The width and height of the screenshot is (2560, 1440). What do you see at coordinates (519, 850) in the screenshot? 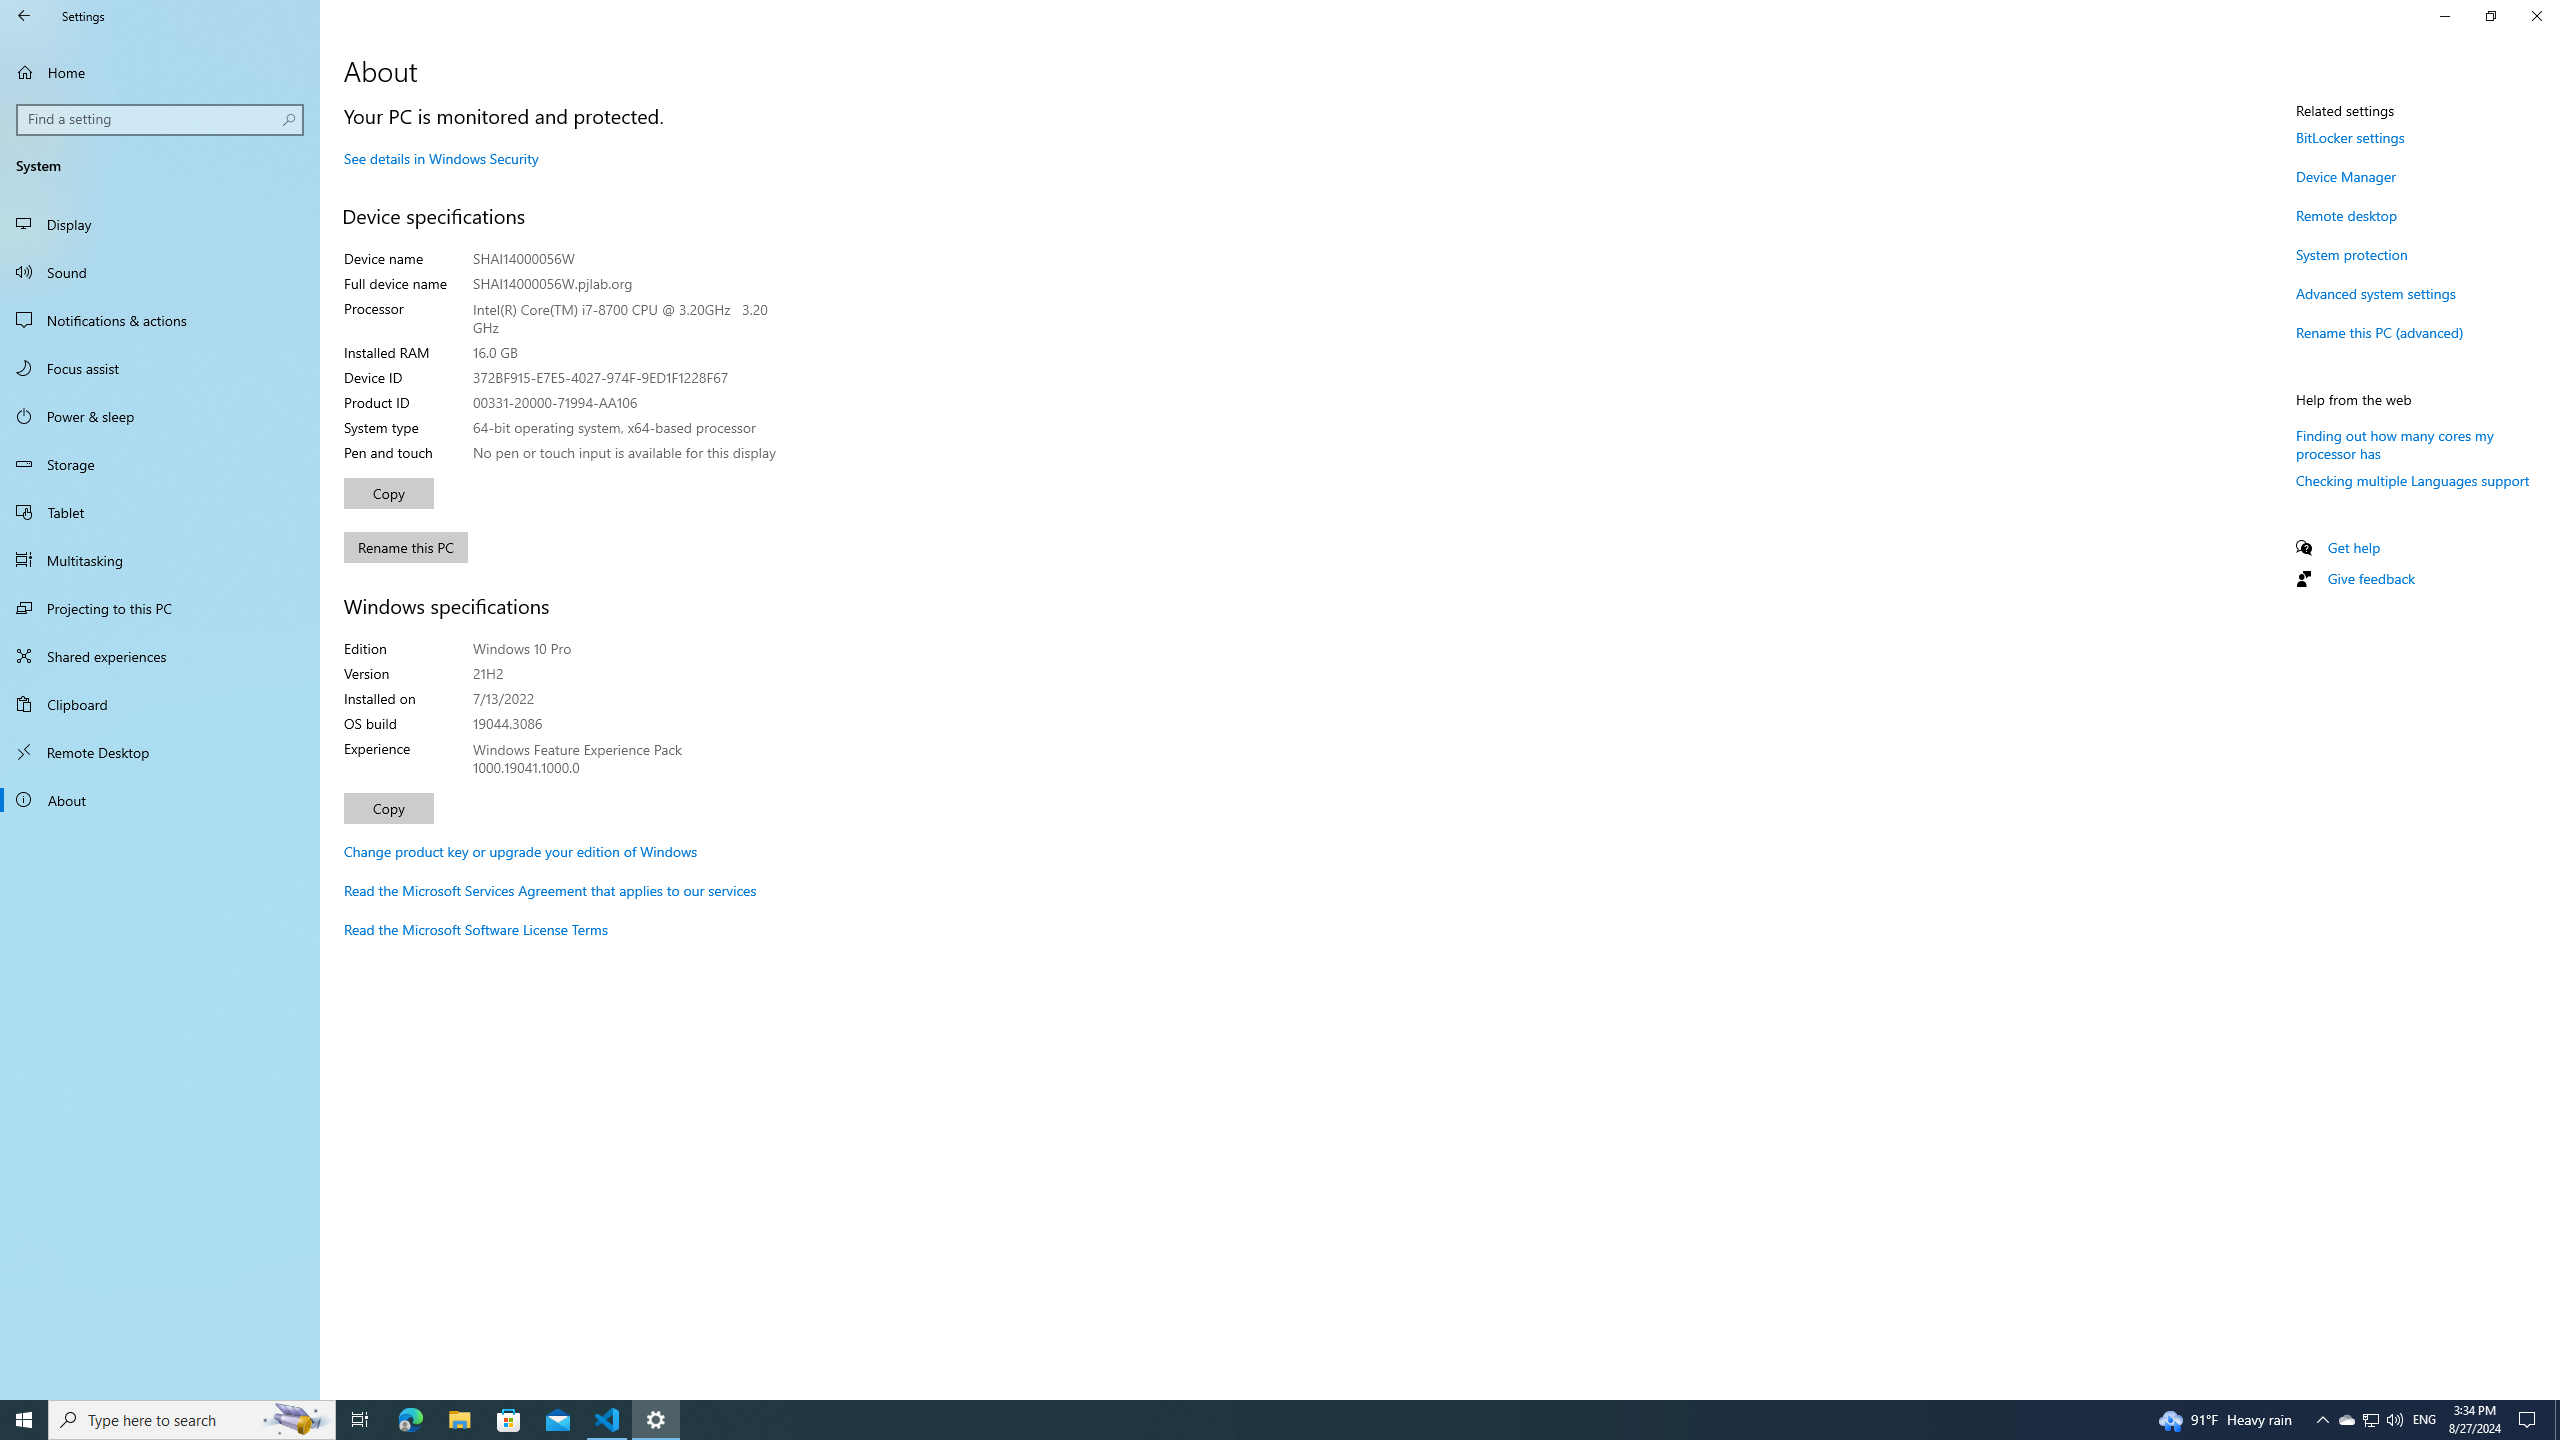
I see `'Change product key or upgrade your edition of Windows'` at bounding box center [519, 850].